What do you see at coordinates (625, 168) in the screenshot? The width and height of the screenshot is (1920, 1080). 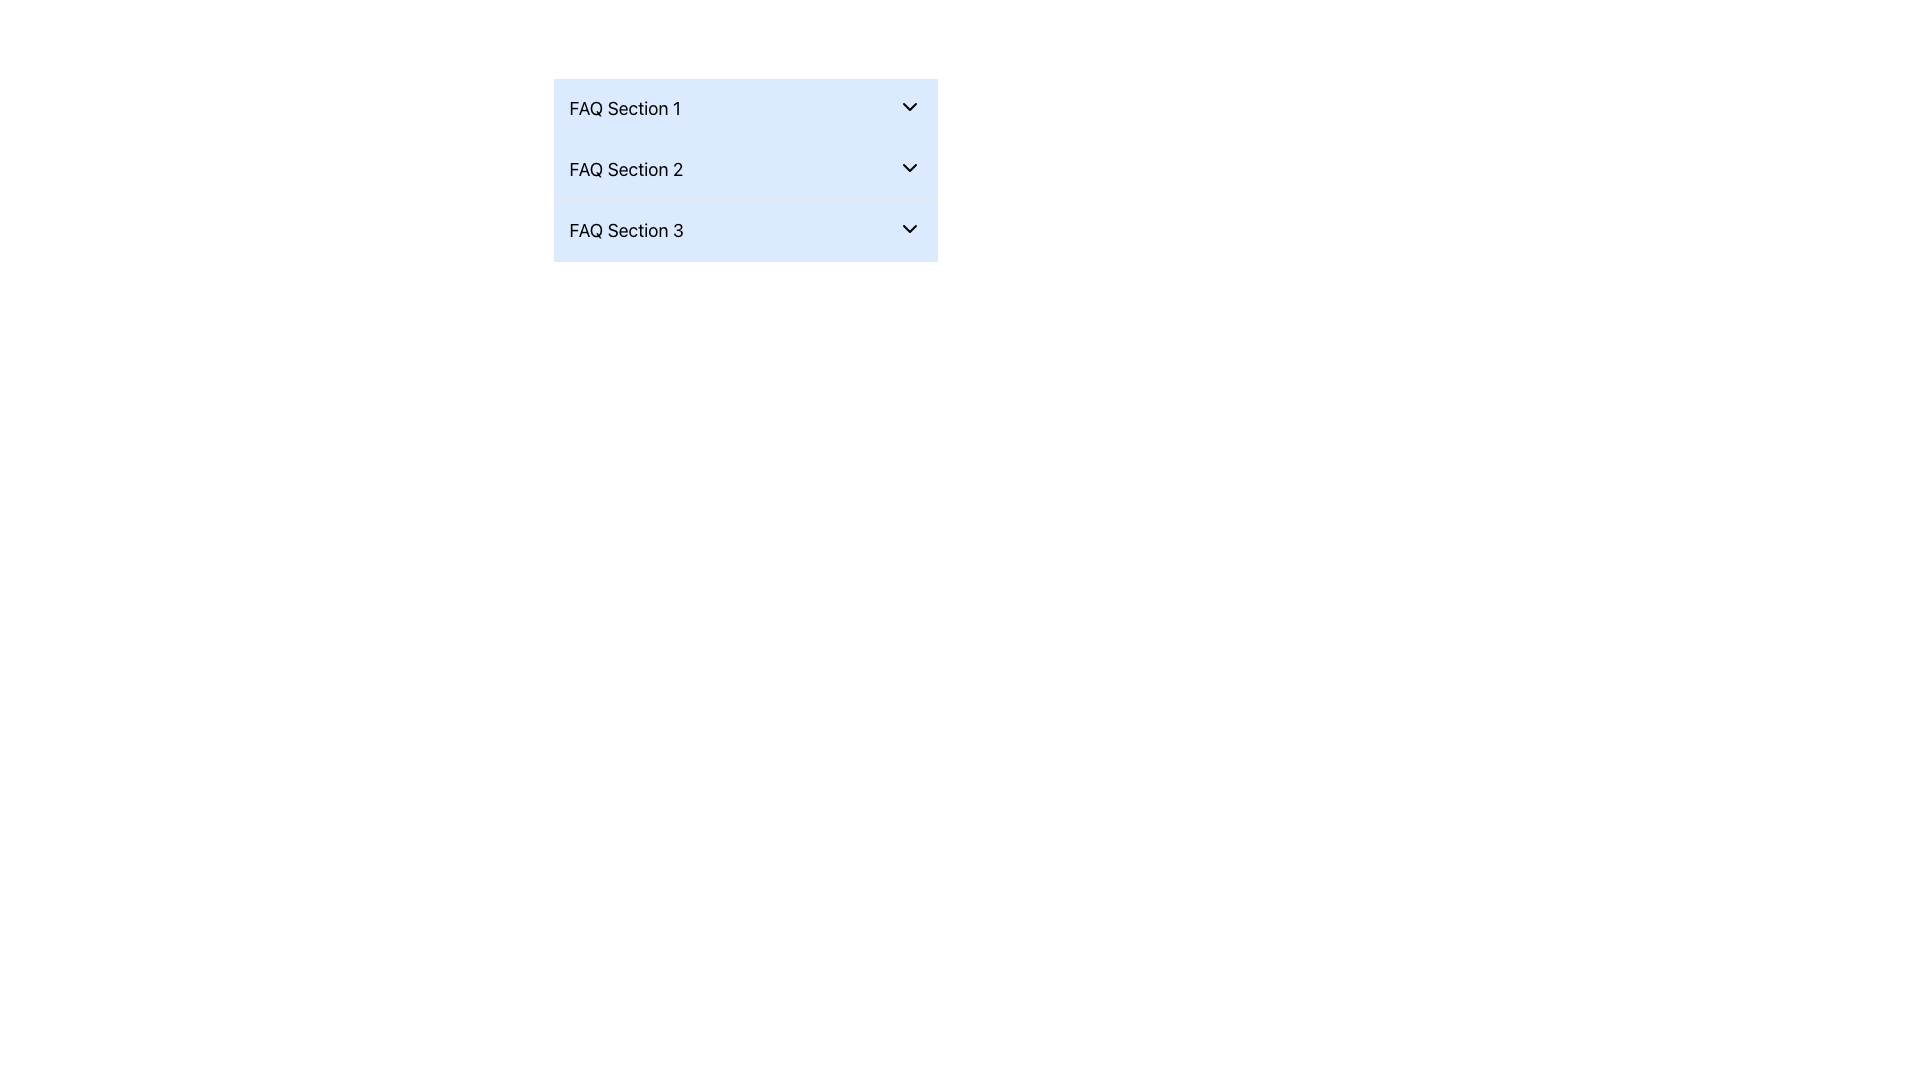 I see `the 'FAQ Section 2' text label, which is displayed in bold black font against a light blue background and is part of the second menu item in the FAQ sections list` at bounding box center [625, 168].